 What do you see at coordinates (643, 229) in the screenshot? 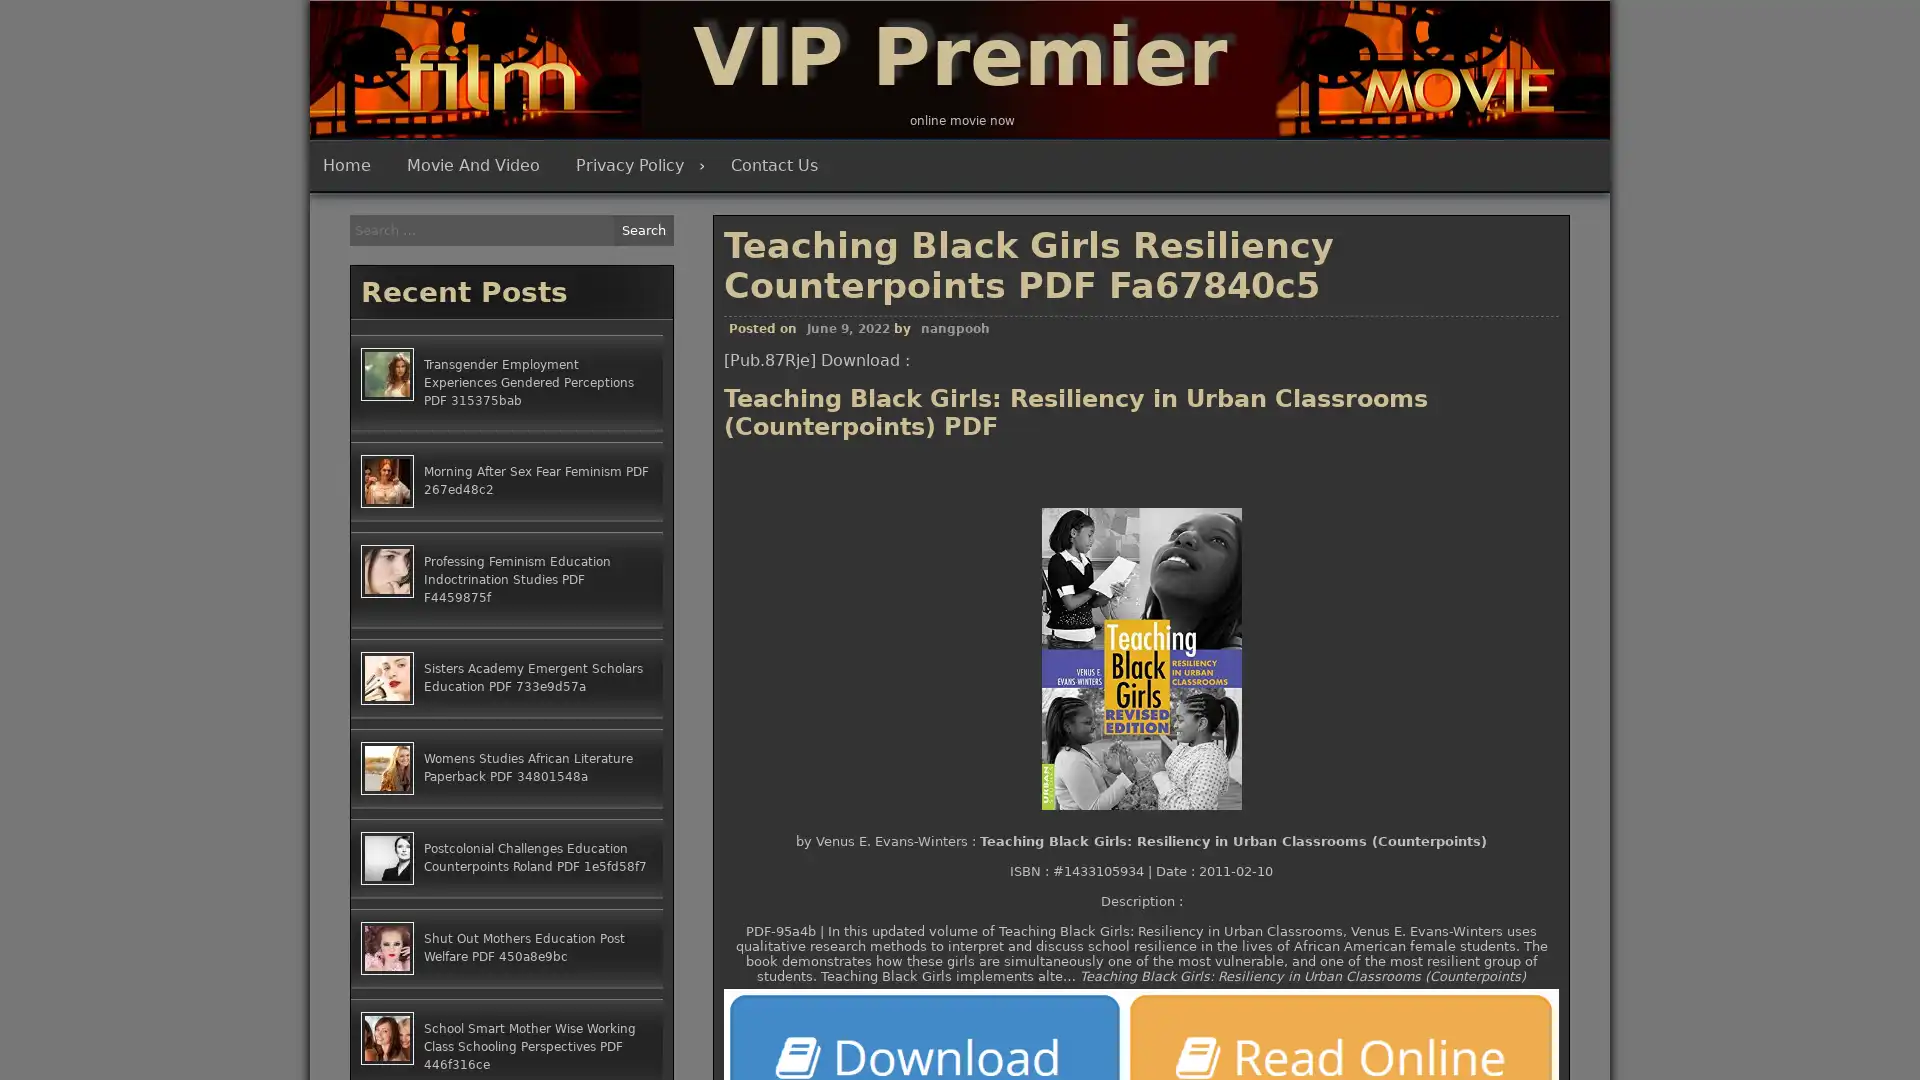
I see `Search` at bounding box center [643, 229].